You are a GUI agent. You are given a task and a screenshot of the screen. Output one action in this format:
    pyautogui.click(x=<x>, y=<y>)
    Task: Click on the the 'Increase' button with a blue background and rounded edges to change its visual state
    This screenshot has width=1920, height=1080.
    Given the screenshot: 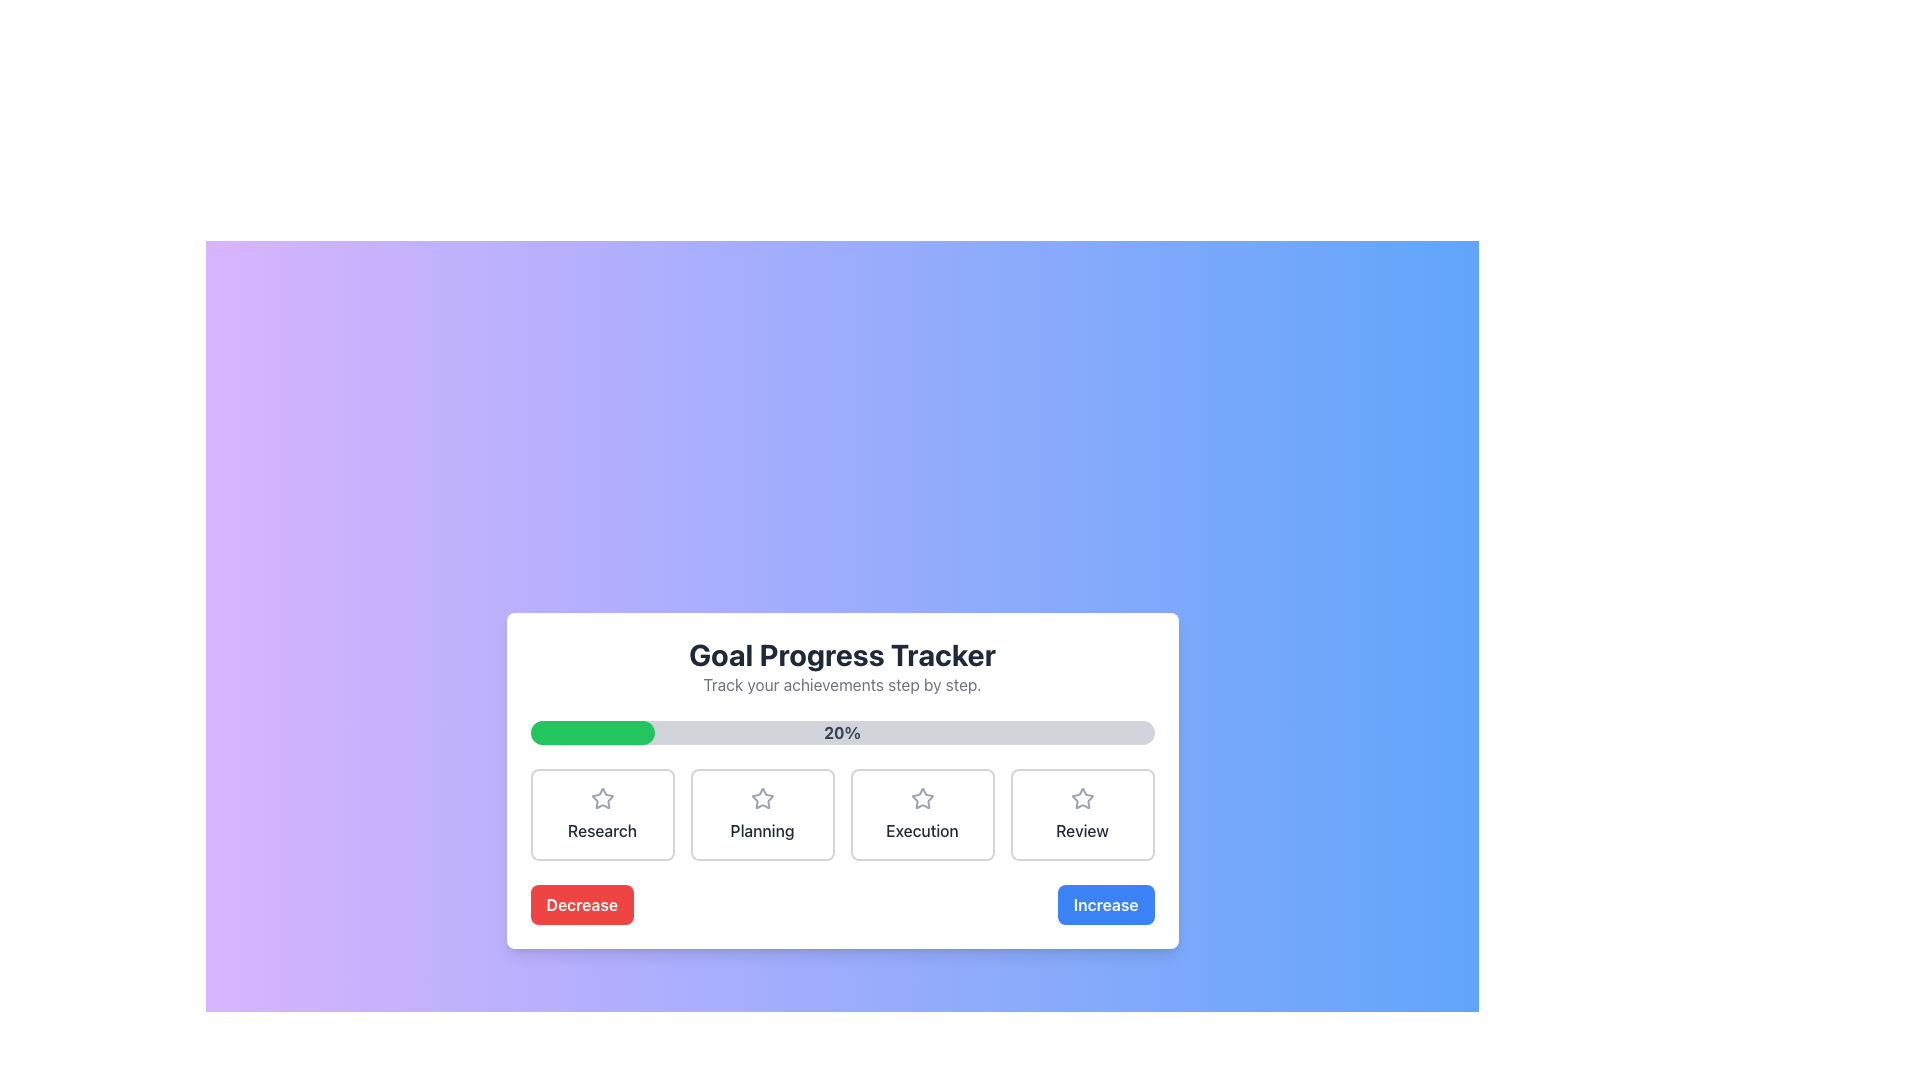 What is the action you would take?
    pyautogui.click(x=1105, y=905)
    